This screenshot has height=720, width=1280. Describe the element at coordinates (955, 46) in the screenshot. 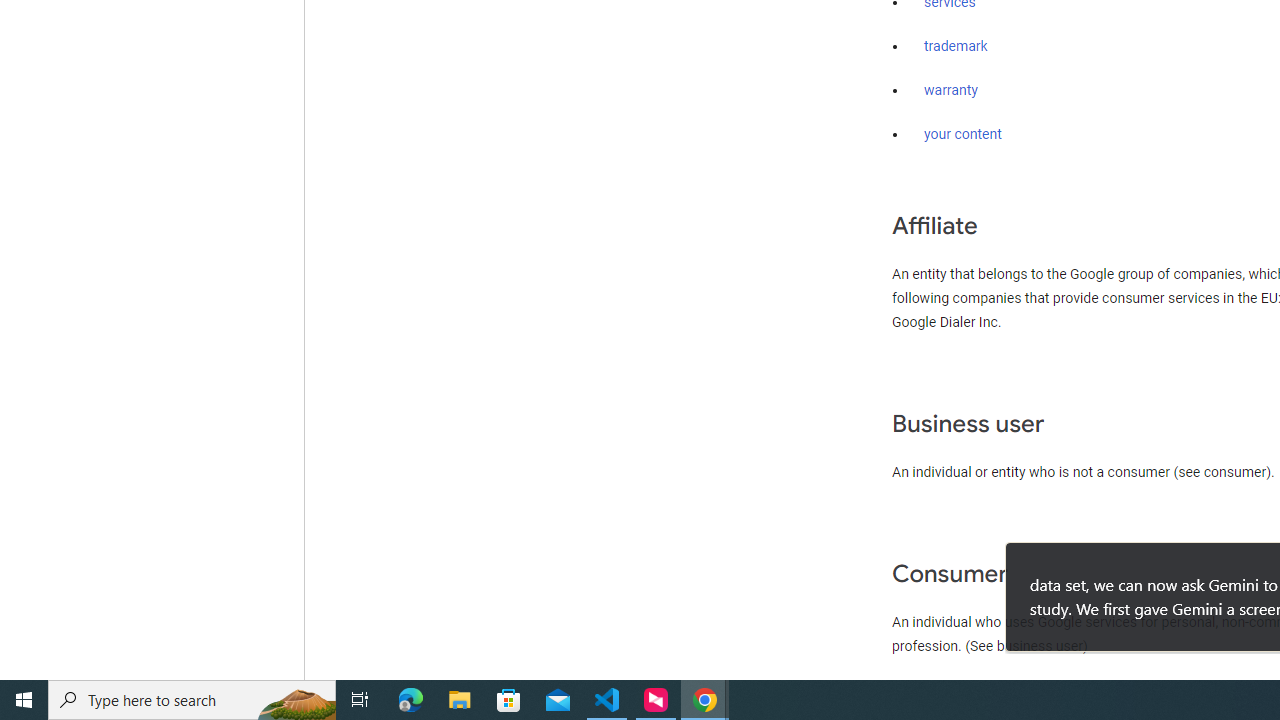

I see `'trademark'` at that location.